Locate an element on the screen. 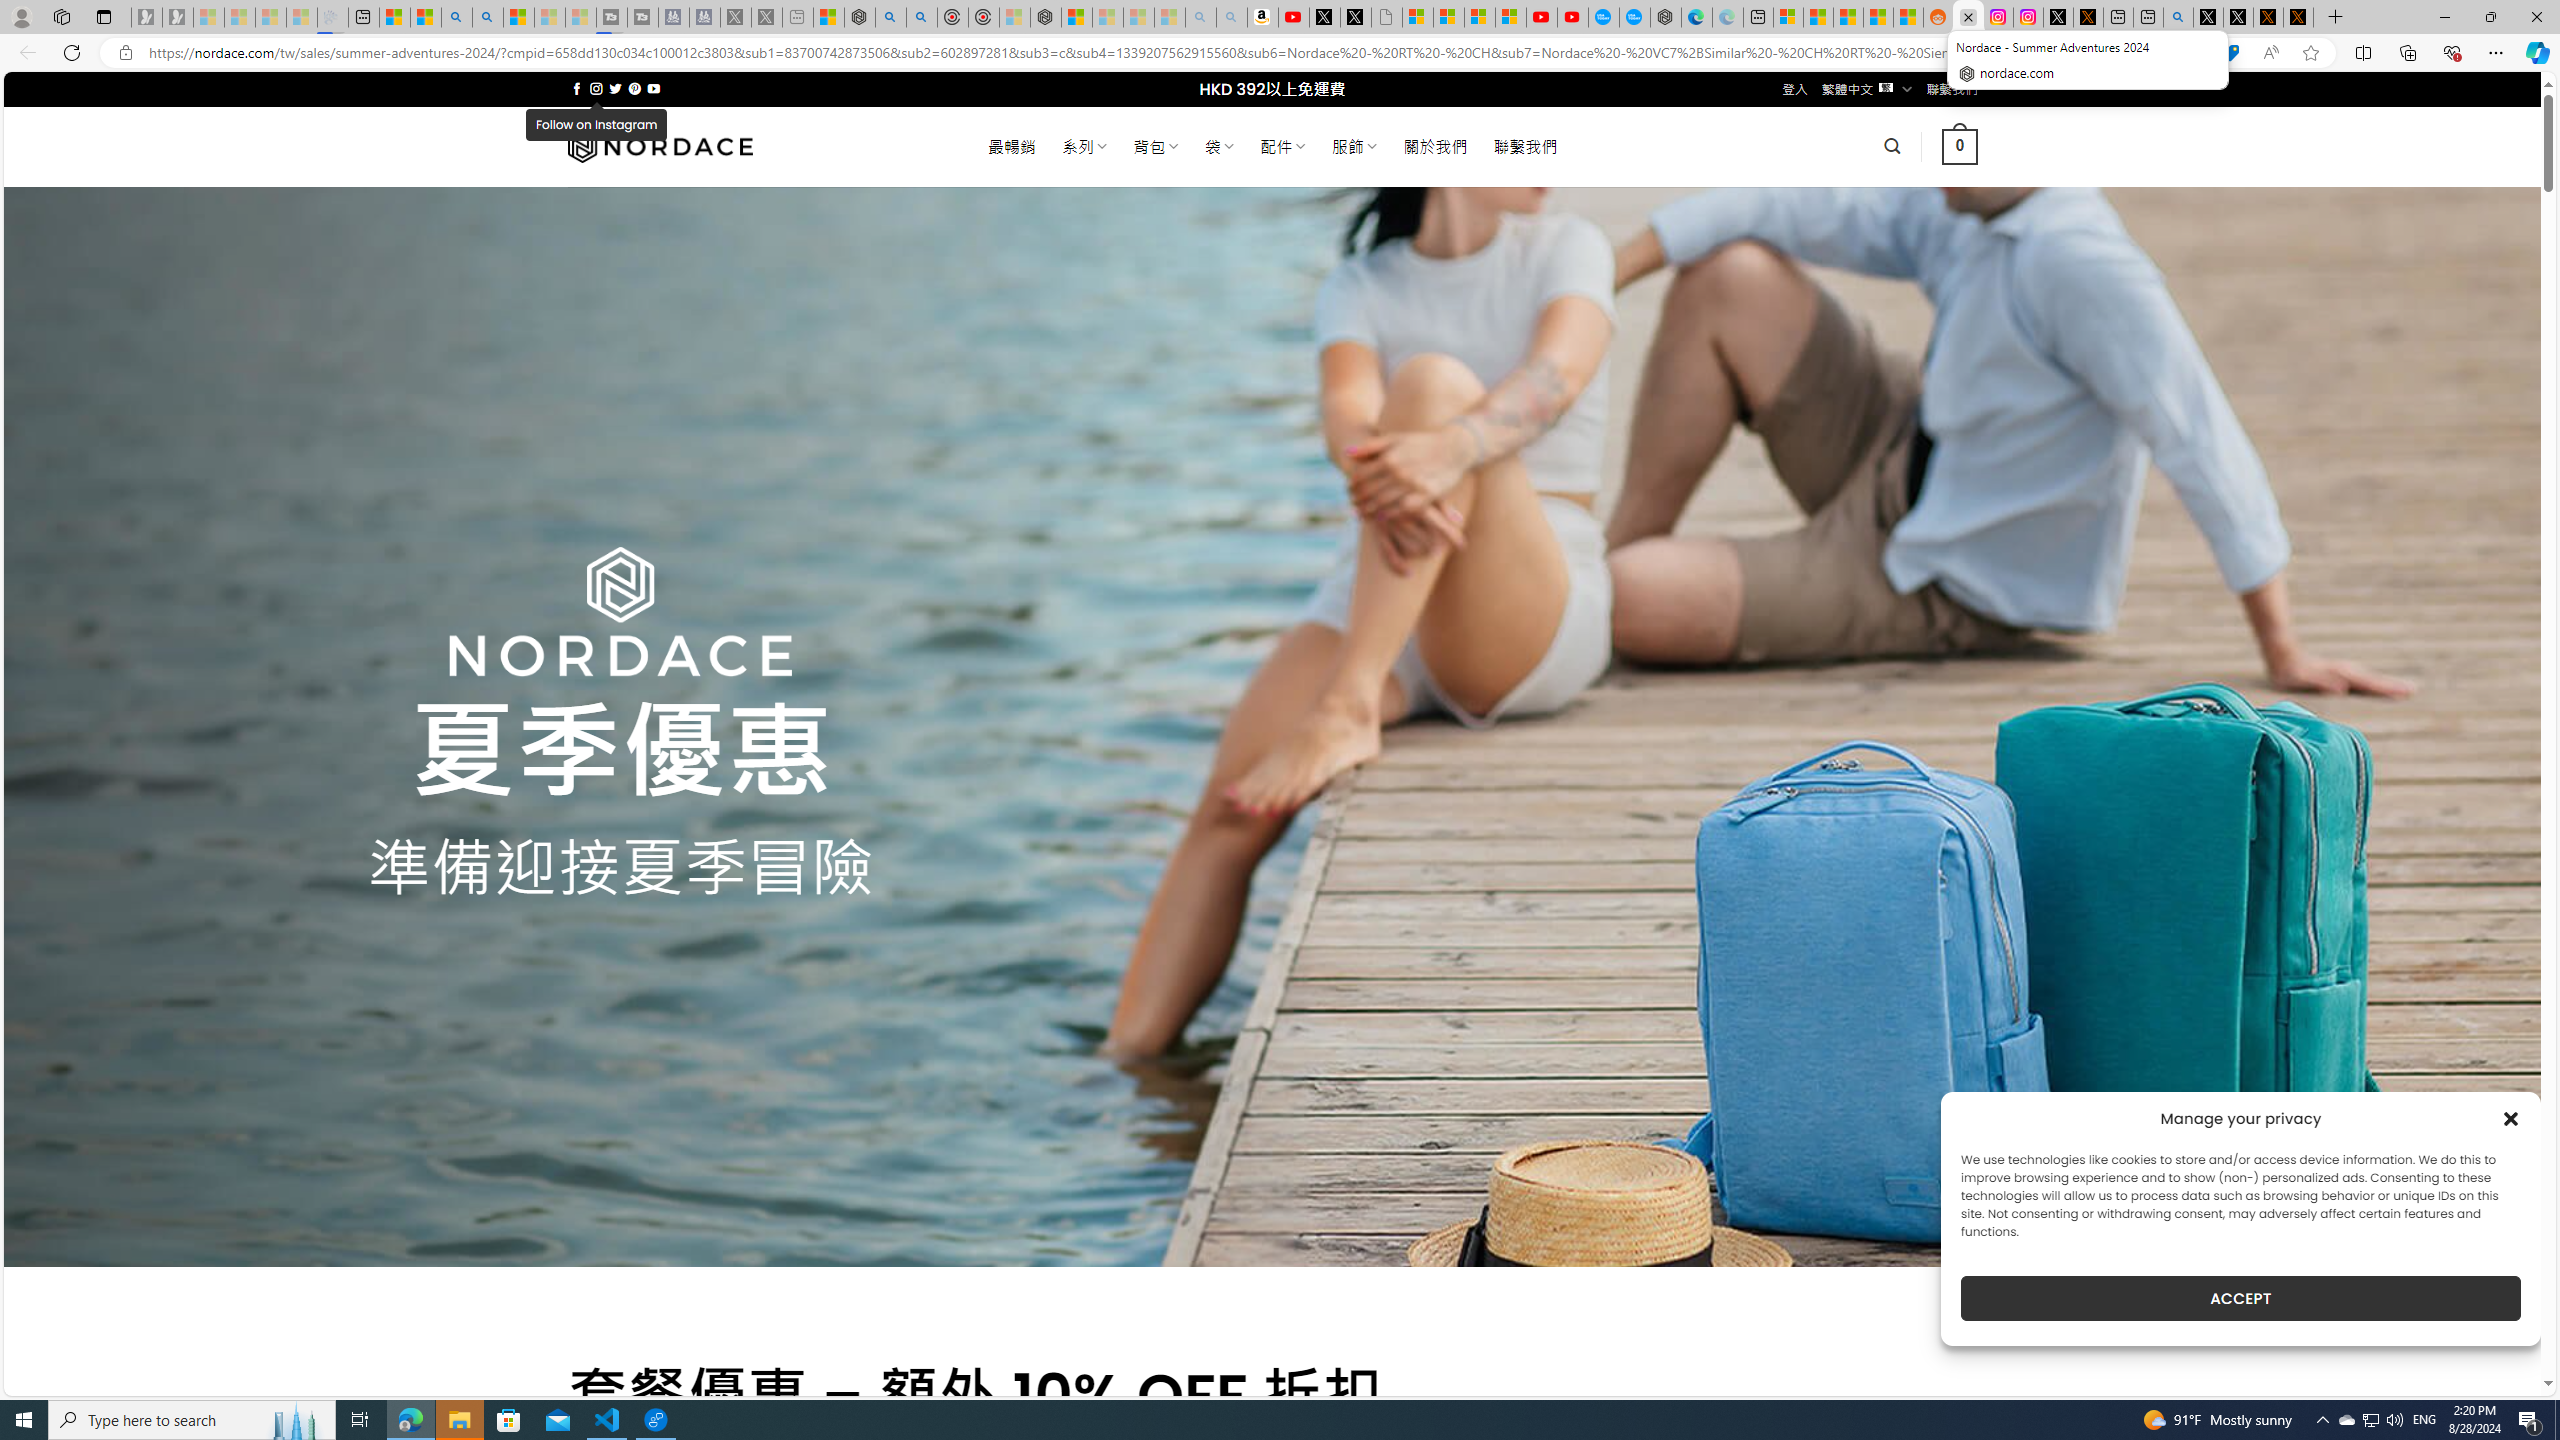 The width and height of the screenshot is (2560, 1440). 'Browser essentials' is located at coordinates (2451, 51).